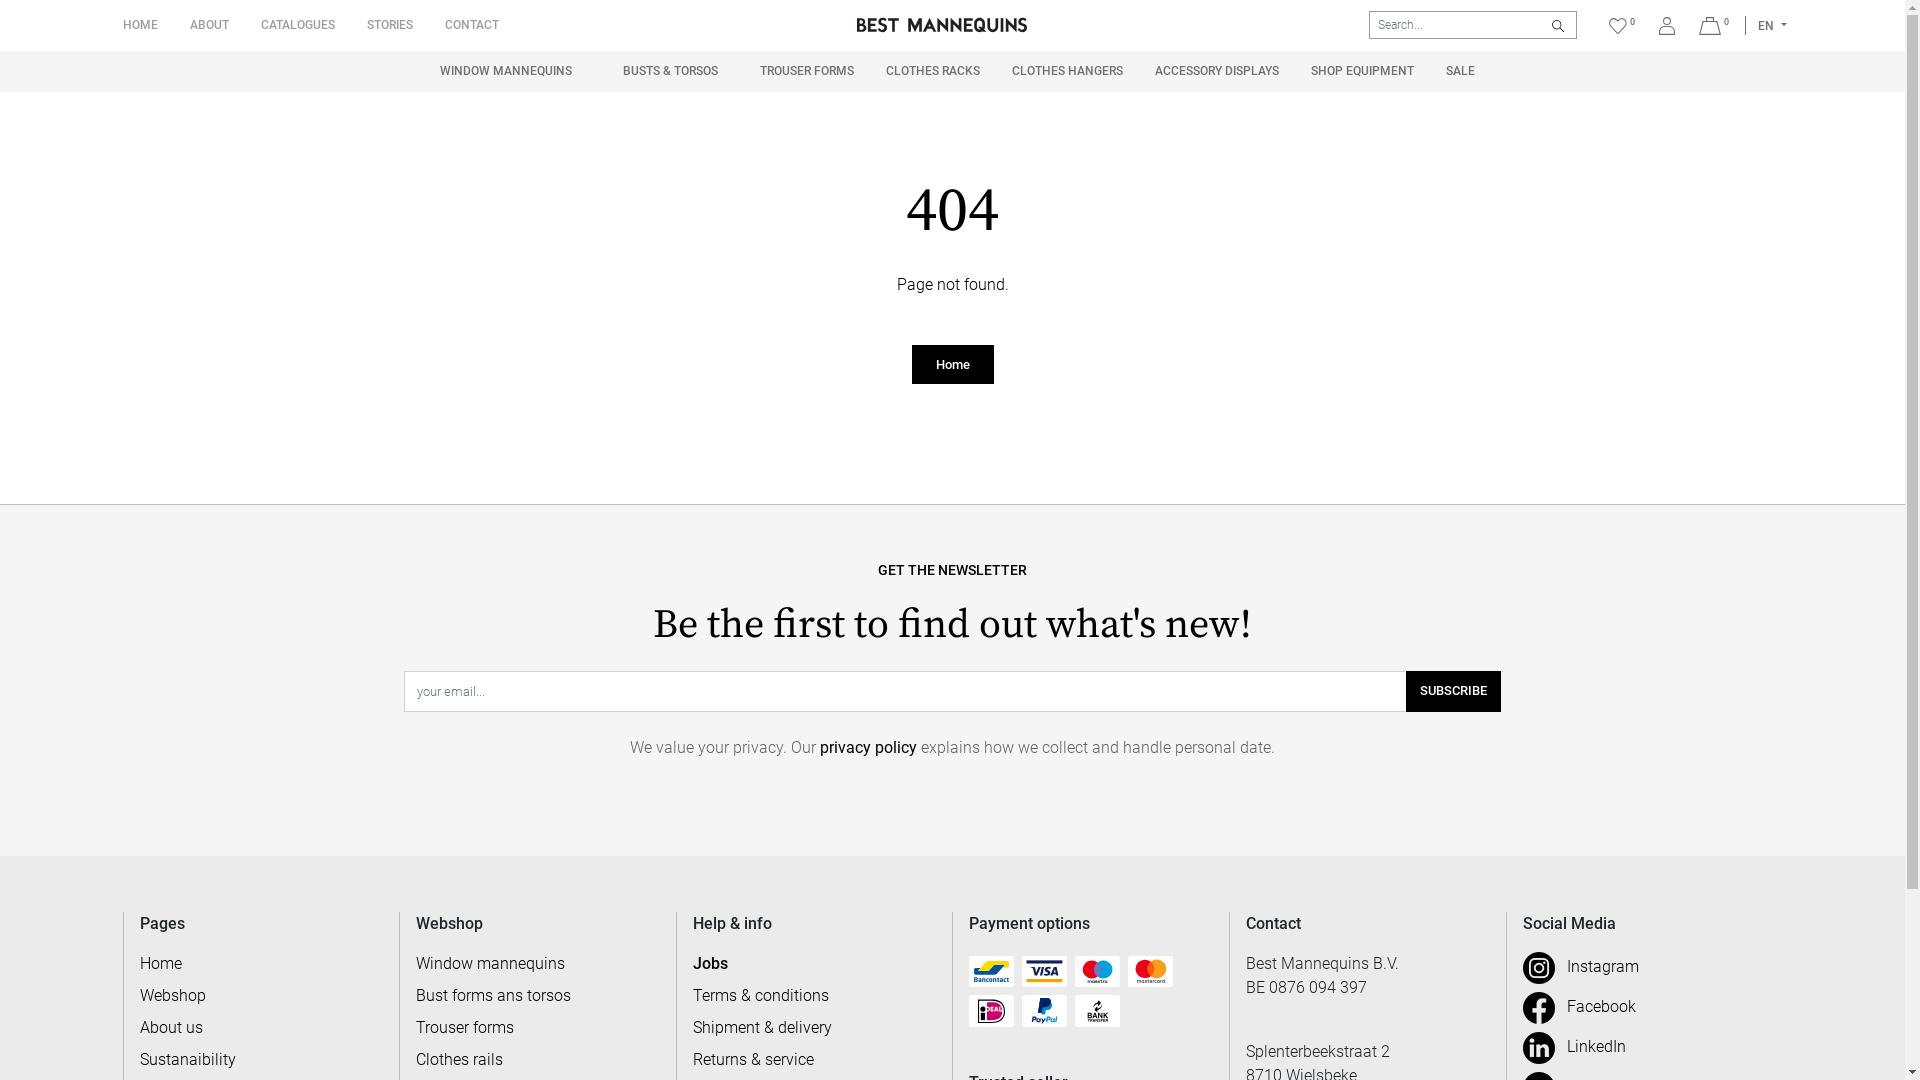  What do you see at coordinates (931, 69) in the screenshot?
I see `'CLOTHES RACKS'` at bounding box center [931, 69].